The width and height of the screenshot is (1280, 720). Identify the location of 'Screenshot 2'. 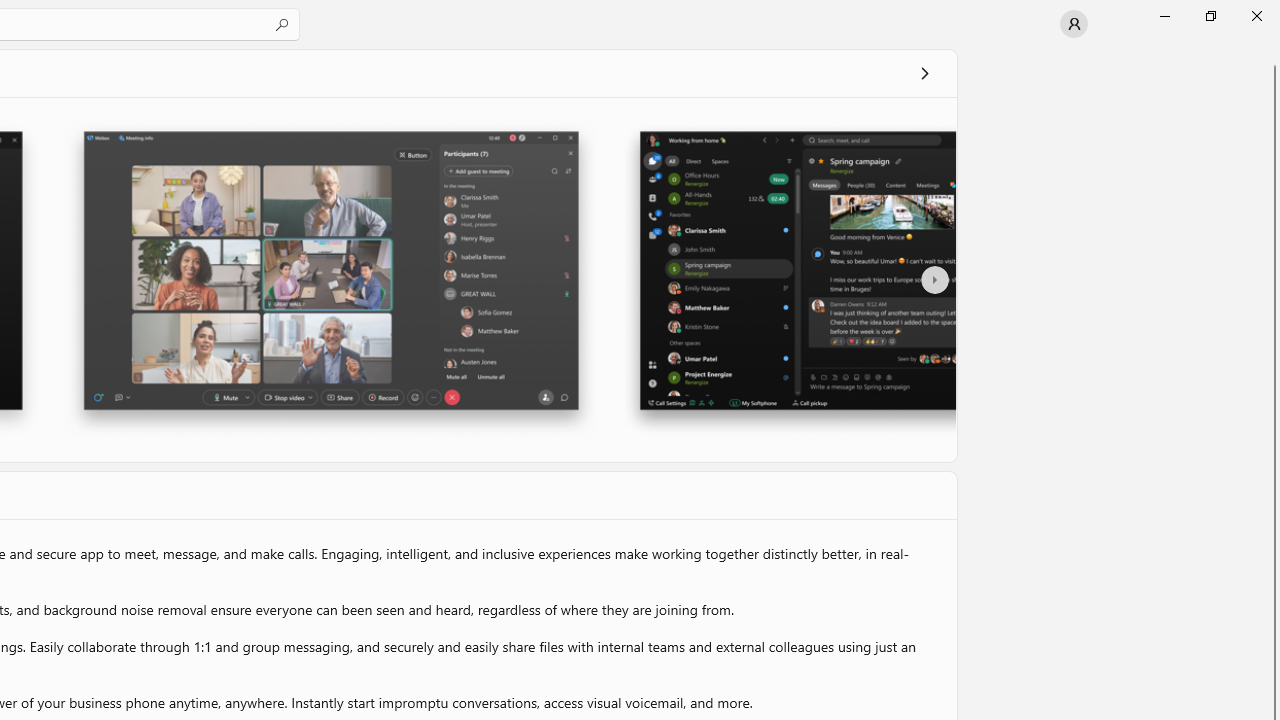
(330, 279).